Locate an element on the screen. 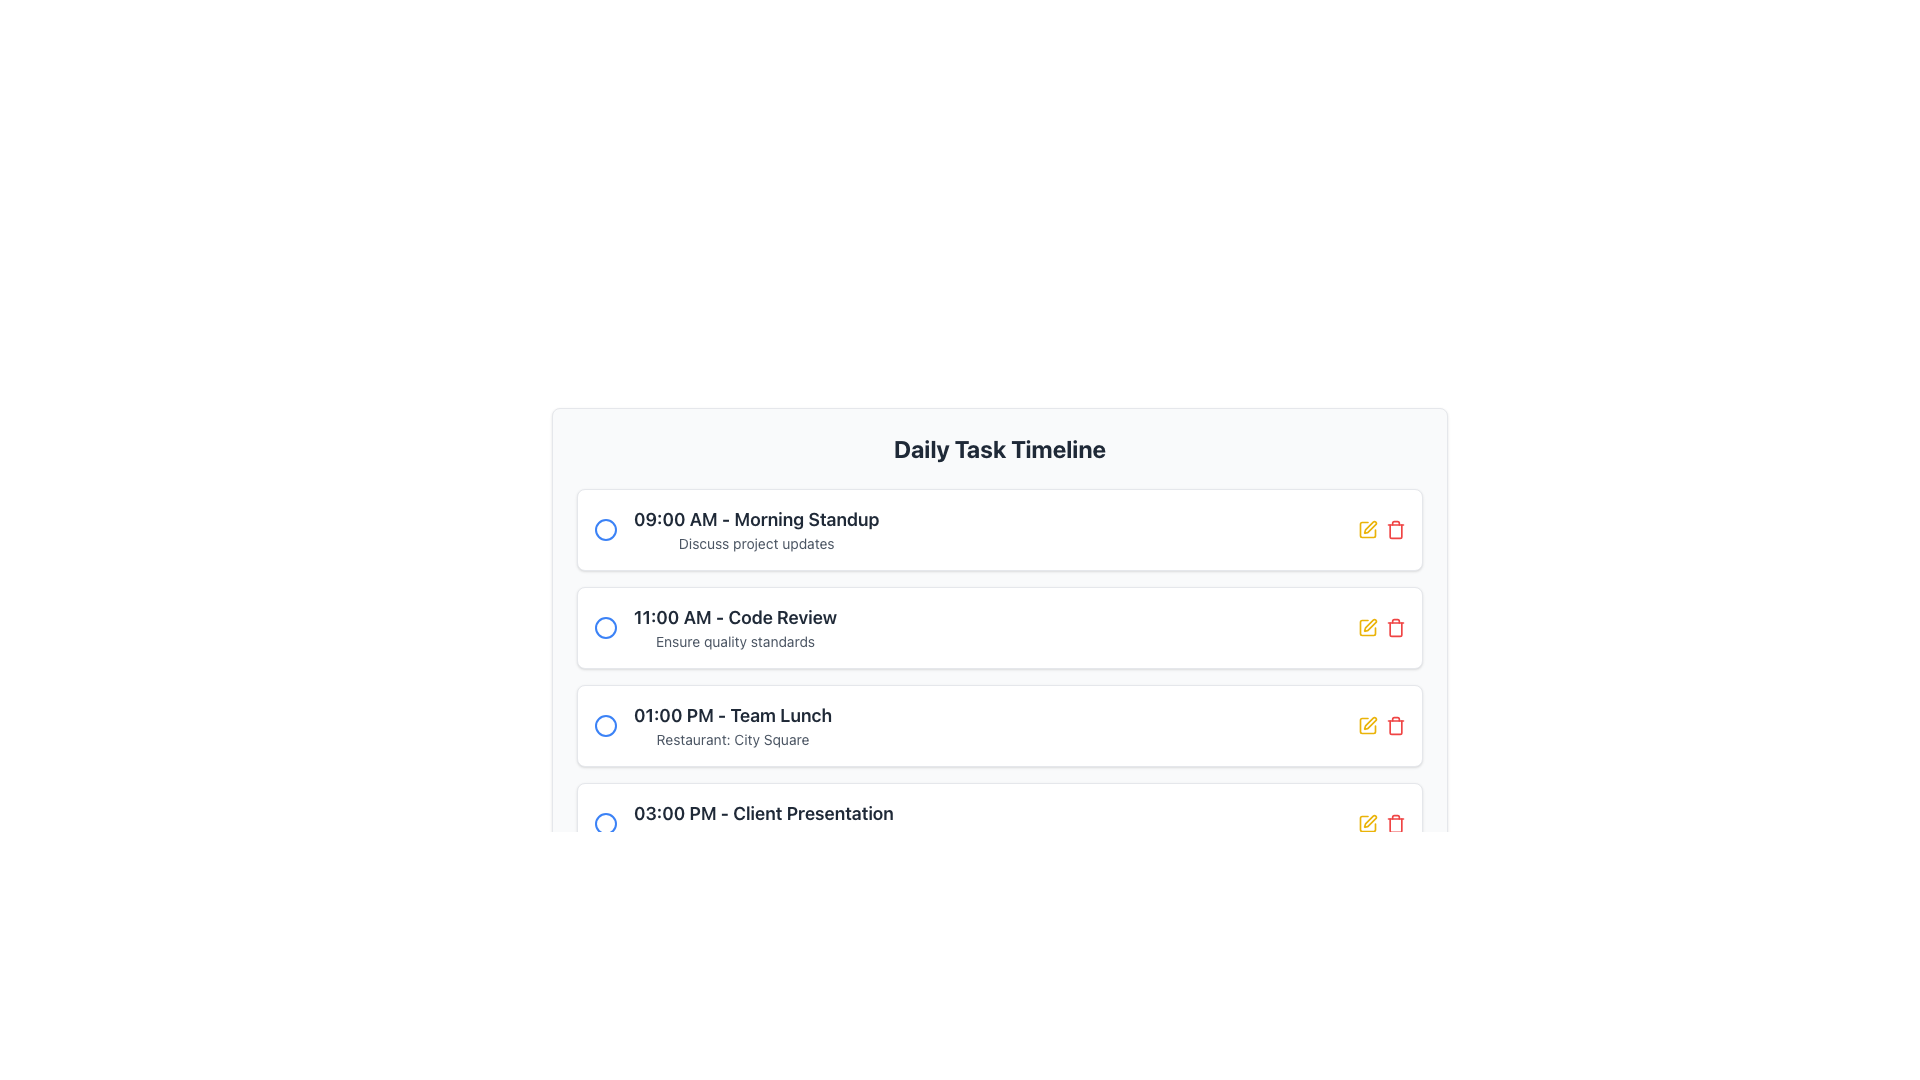 The image size is (1920, 1080). the circular marker with a blue border and white fill located to the left of the text '01:00 PM - Team Lunch' in the third entry of the list is located at coordinates (604, 725).